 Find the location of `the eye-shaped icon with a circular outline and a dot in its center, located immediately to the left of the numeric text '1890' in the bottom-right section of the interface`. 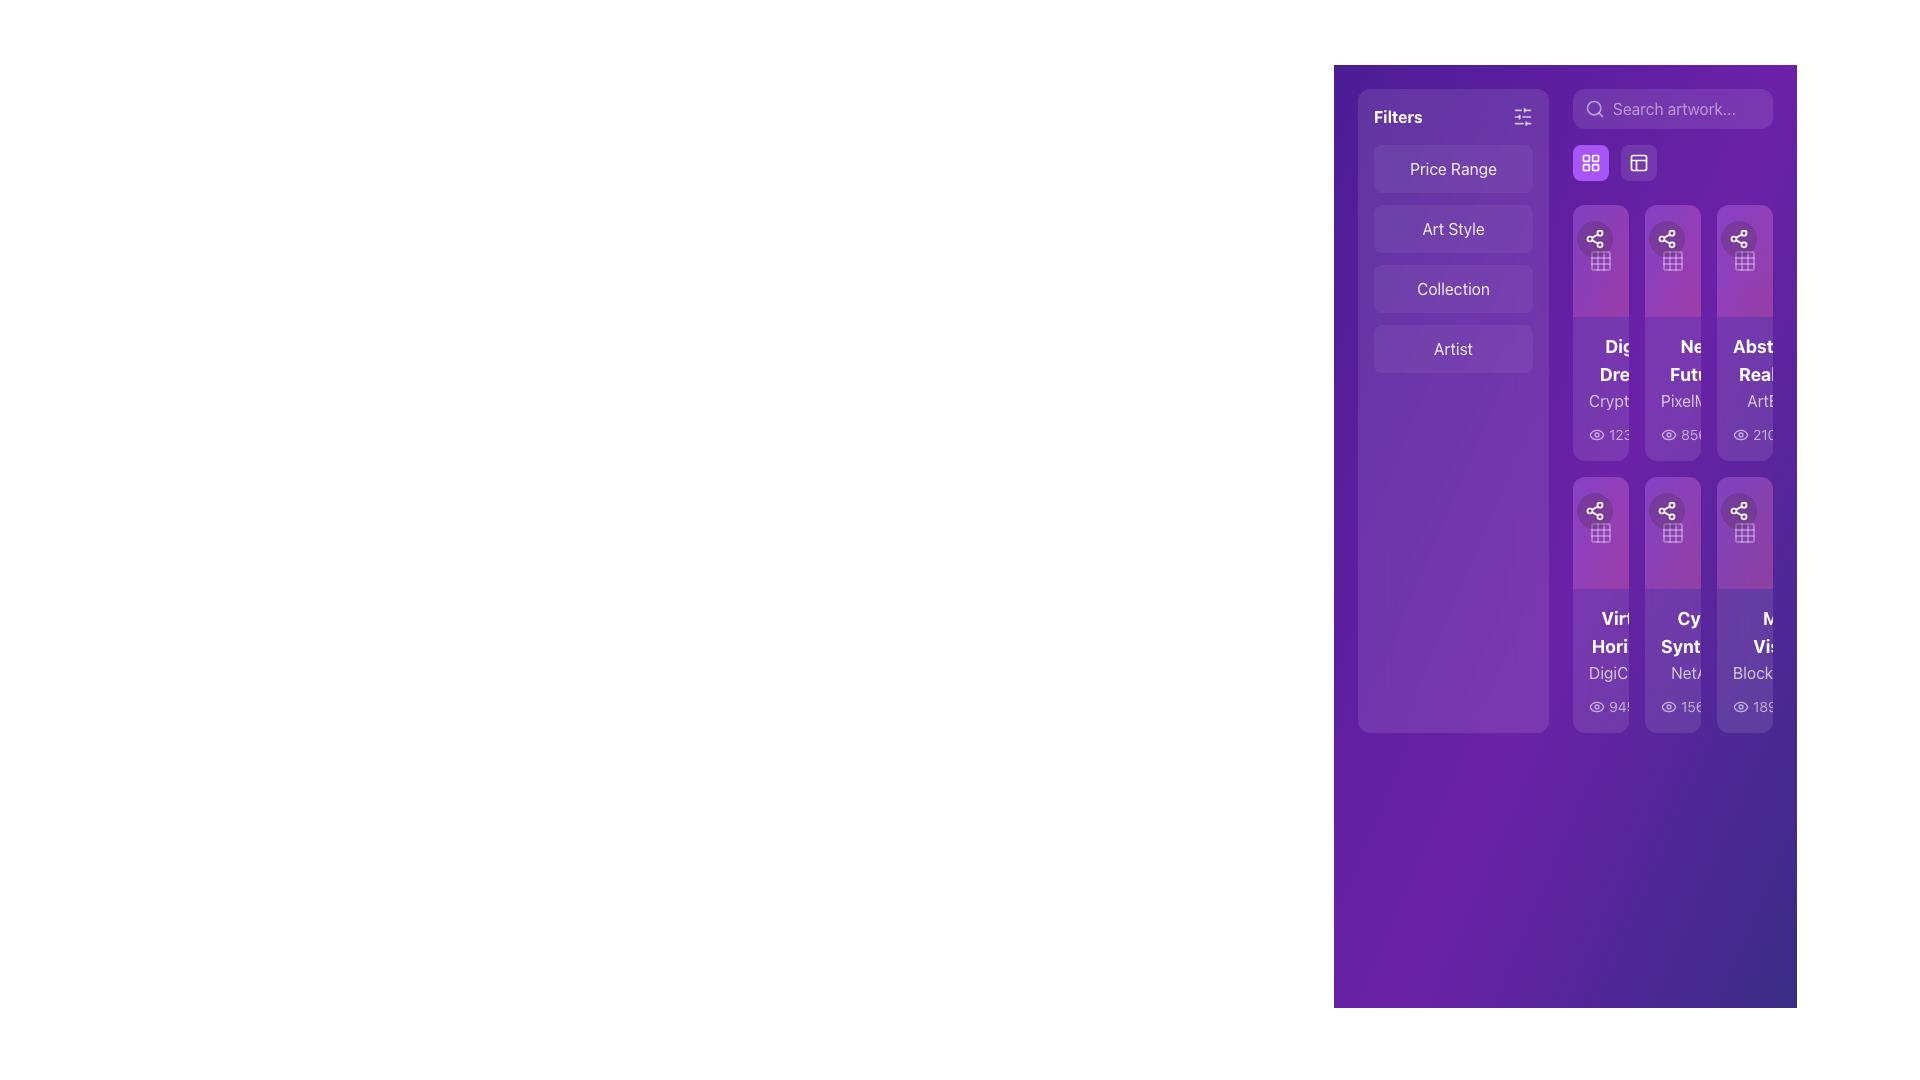

the eye-shaped icon with a circular outline and a dot in its center, located immediately to the left of the numeric text '1890' in the bottom-right section of the interface is located at coordinates (1740, 705).